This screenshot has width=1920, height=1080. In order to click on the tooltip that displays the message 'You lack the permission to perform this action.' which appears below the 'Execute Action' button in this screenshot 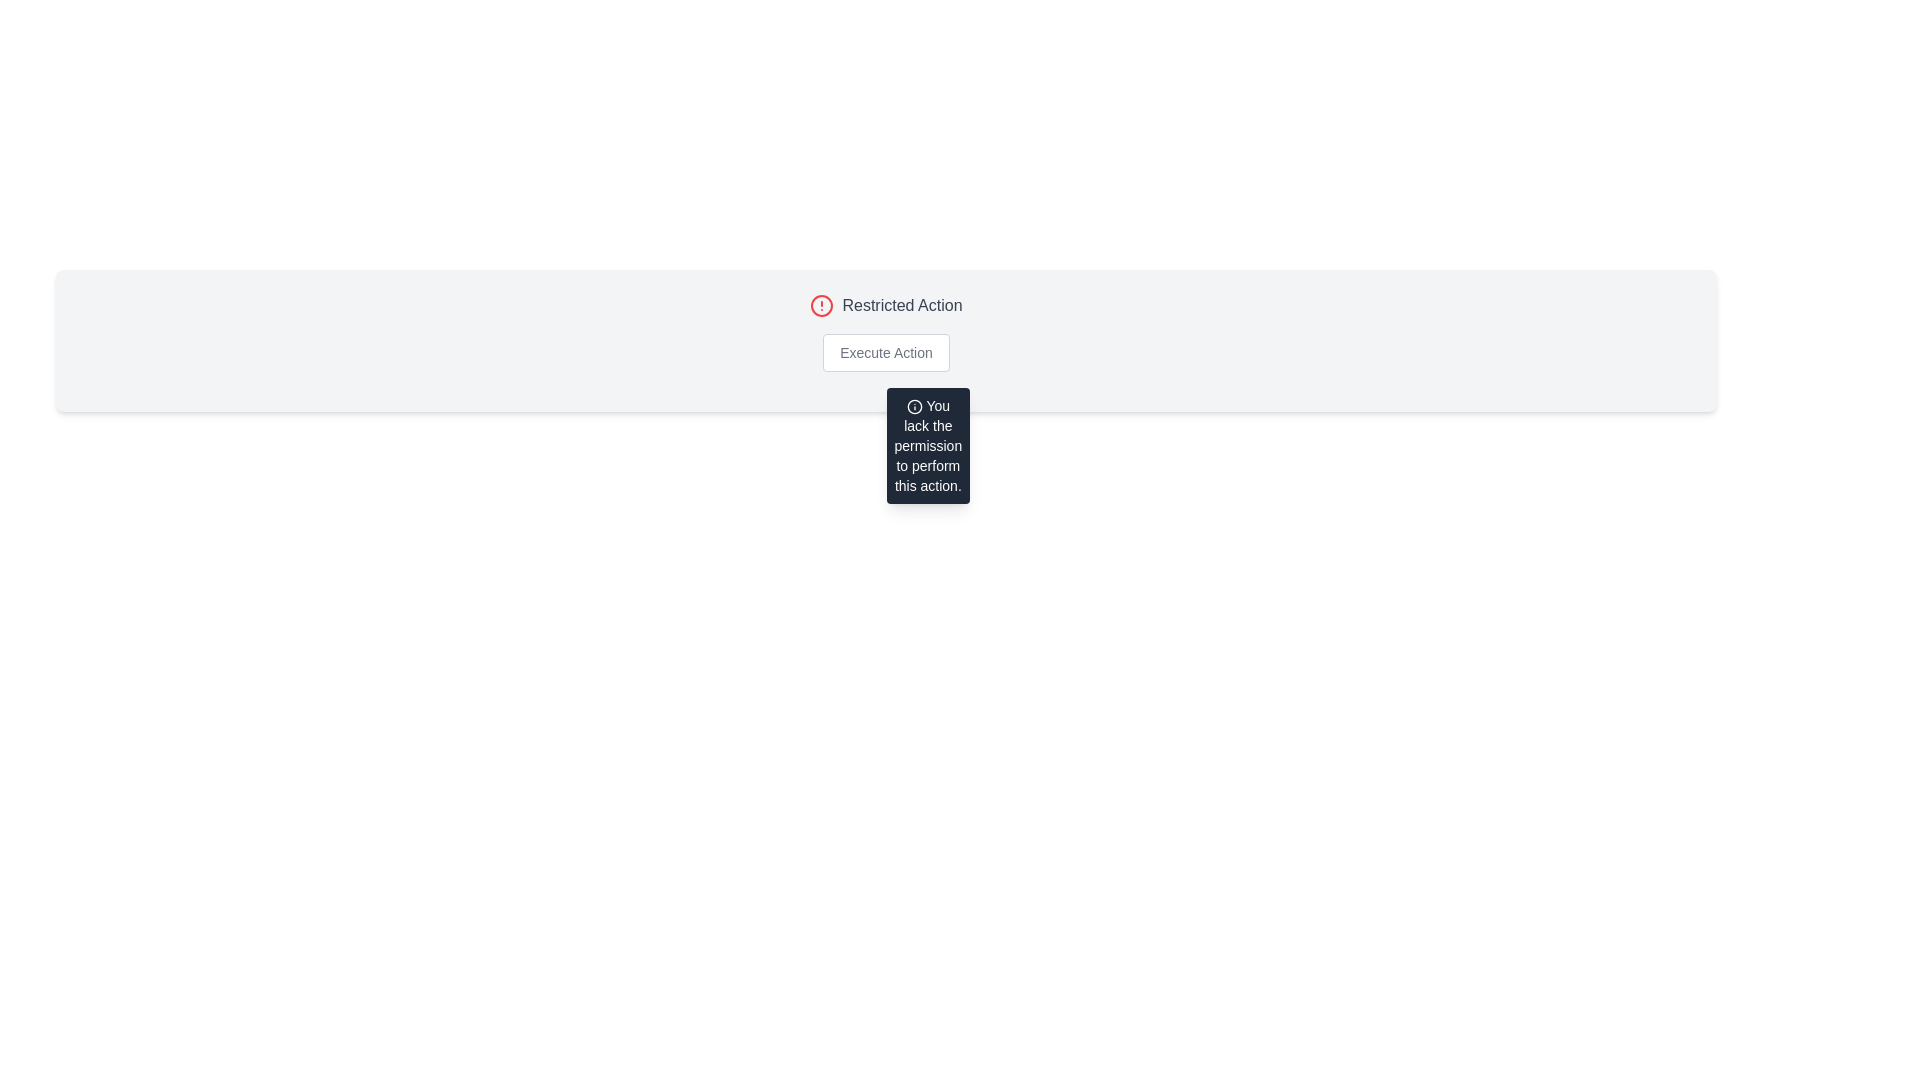, I will do `click(927, 445)`.